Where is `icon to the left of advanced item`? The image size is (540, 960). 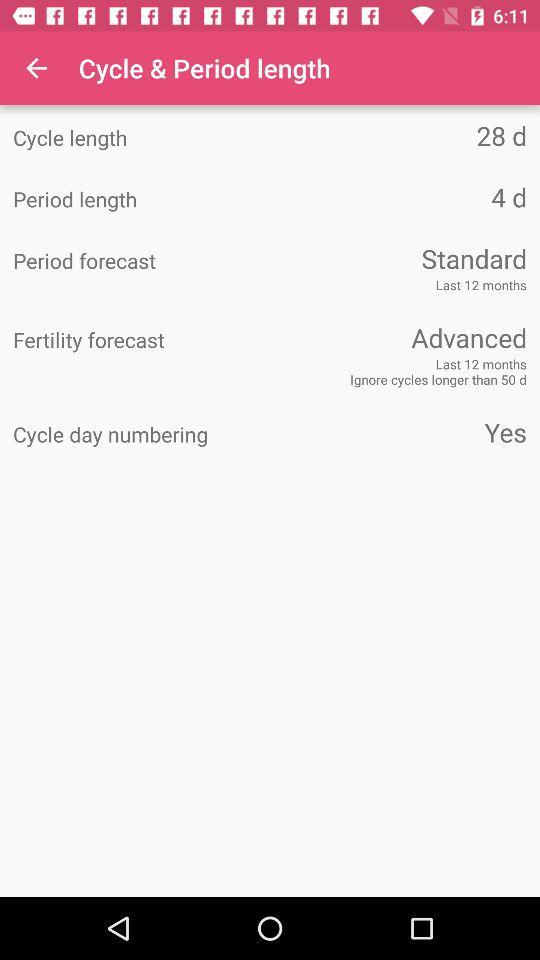
icon to the left of advanced item is located at coordinates (140, 340).